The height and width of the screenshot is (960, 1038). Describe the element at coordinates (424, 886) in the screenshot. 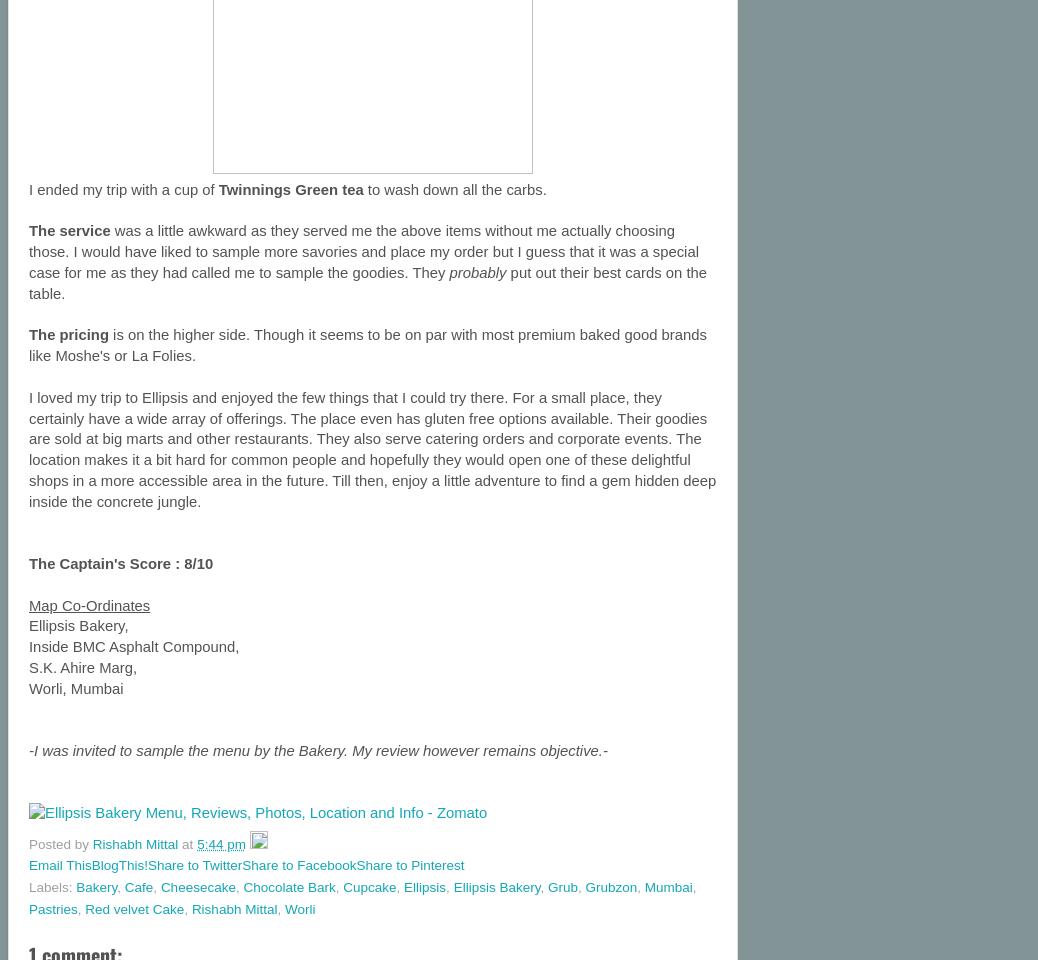

I see `'Ellipsis'` at that location.